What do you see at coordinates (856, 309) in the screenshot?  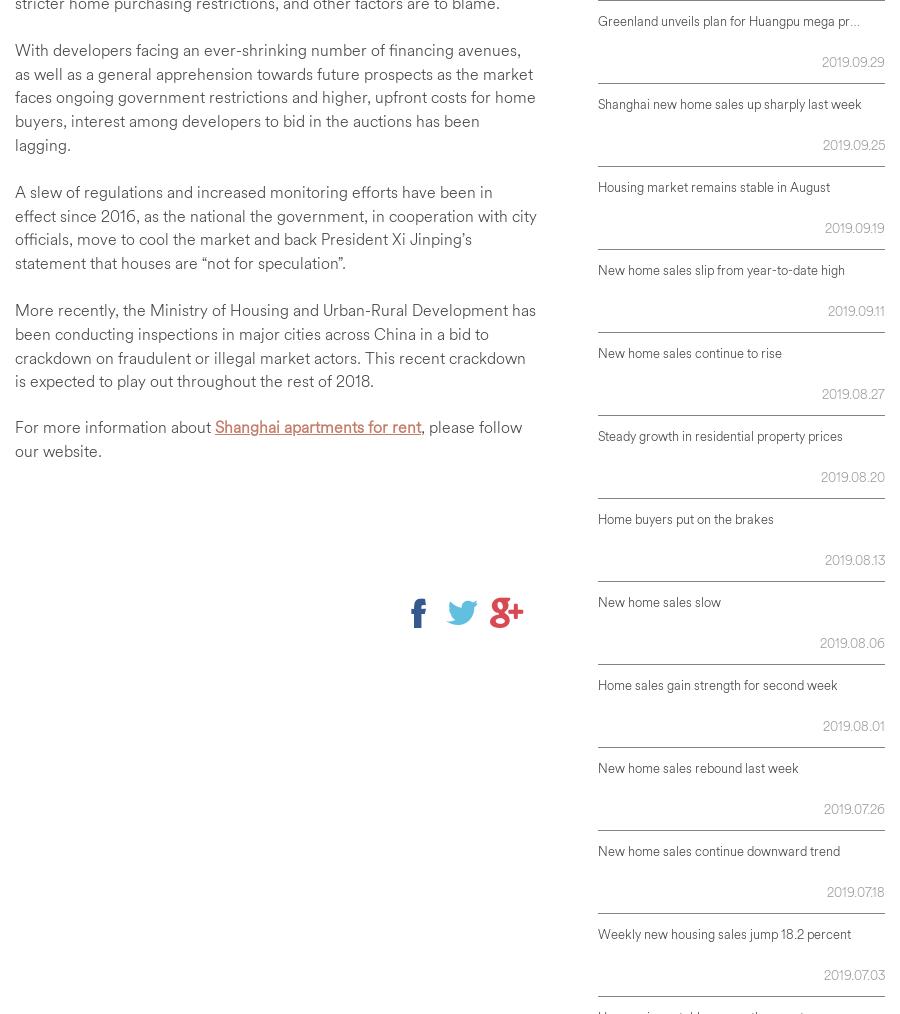 I see `'2019.09.11'` at bounding box center [856, 309].